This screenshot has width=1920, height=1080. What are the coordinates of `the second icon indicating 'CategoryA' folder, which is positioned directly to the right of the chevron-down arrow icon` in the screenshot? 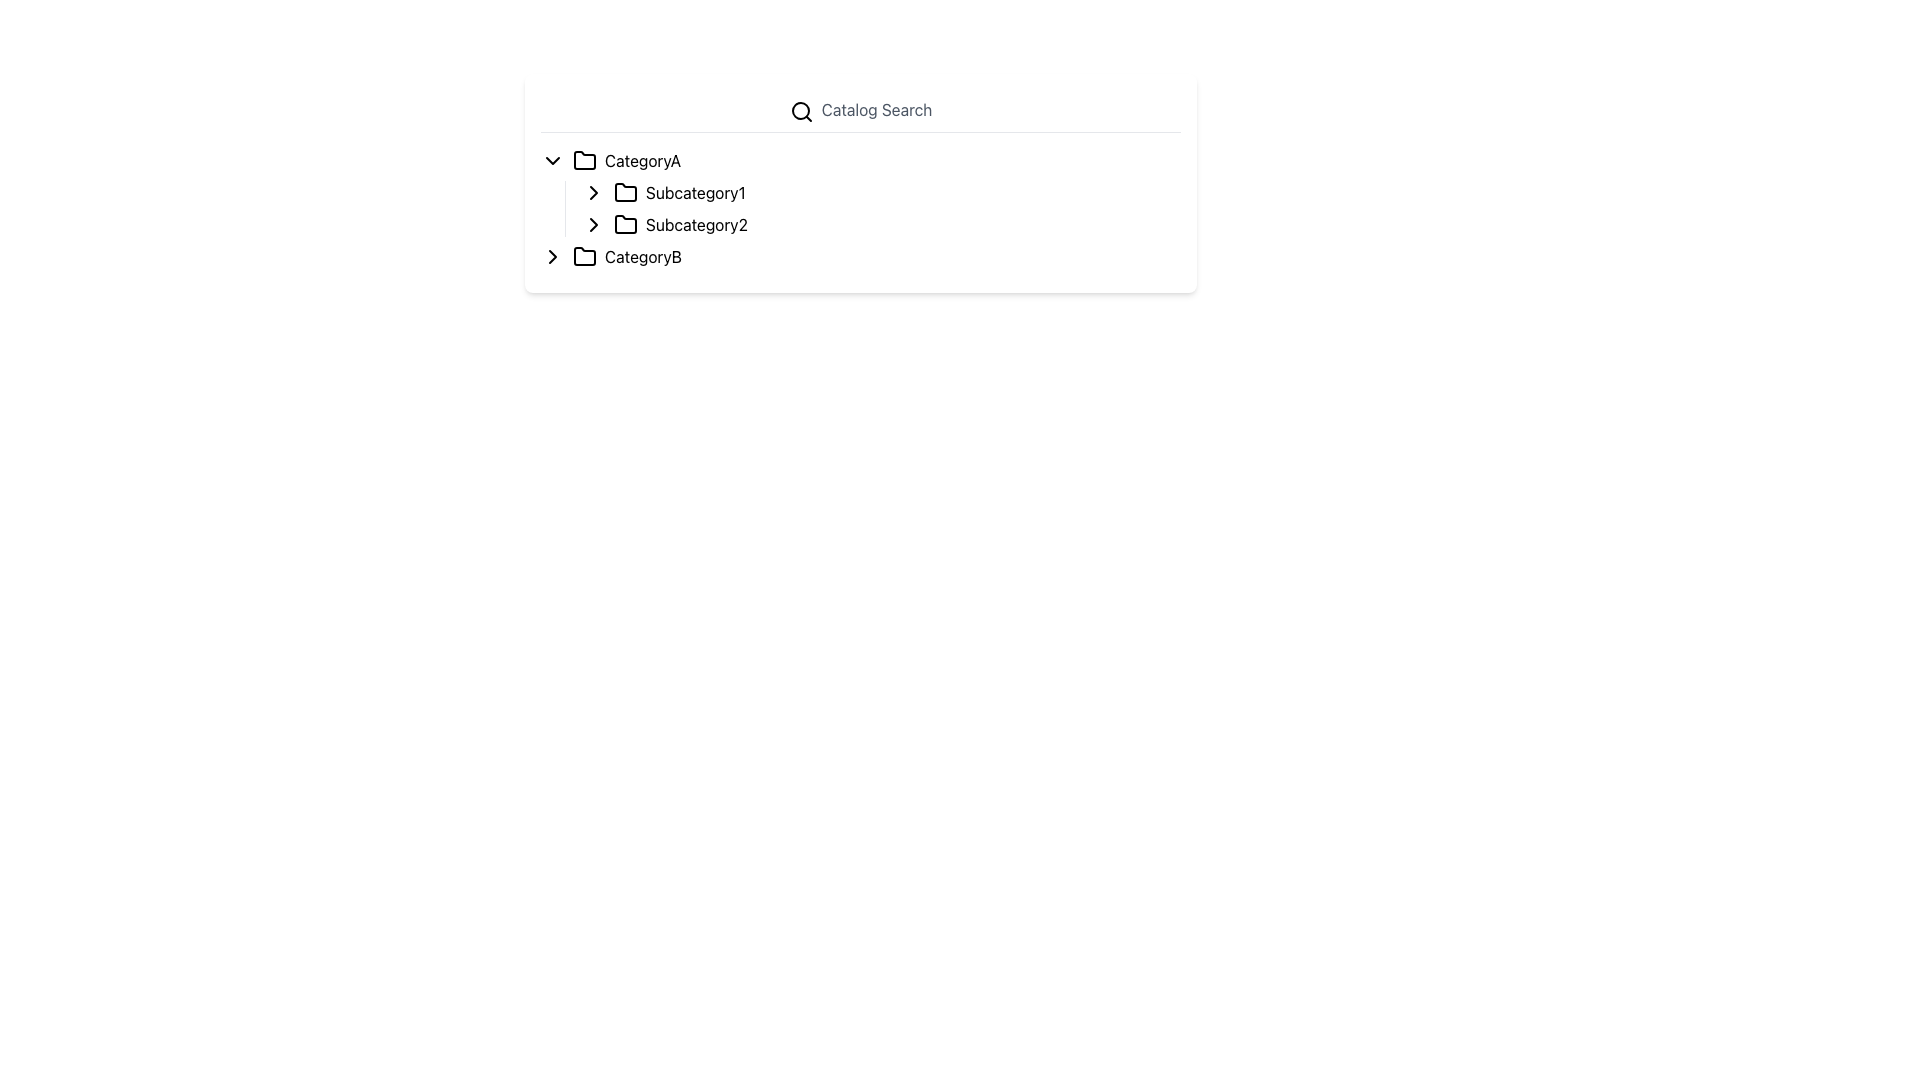 It's located at (584, 158).